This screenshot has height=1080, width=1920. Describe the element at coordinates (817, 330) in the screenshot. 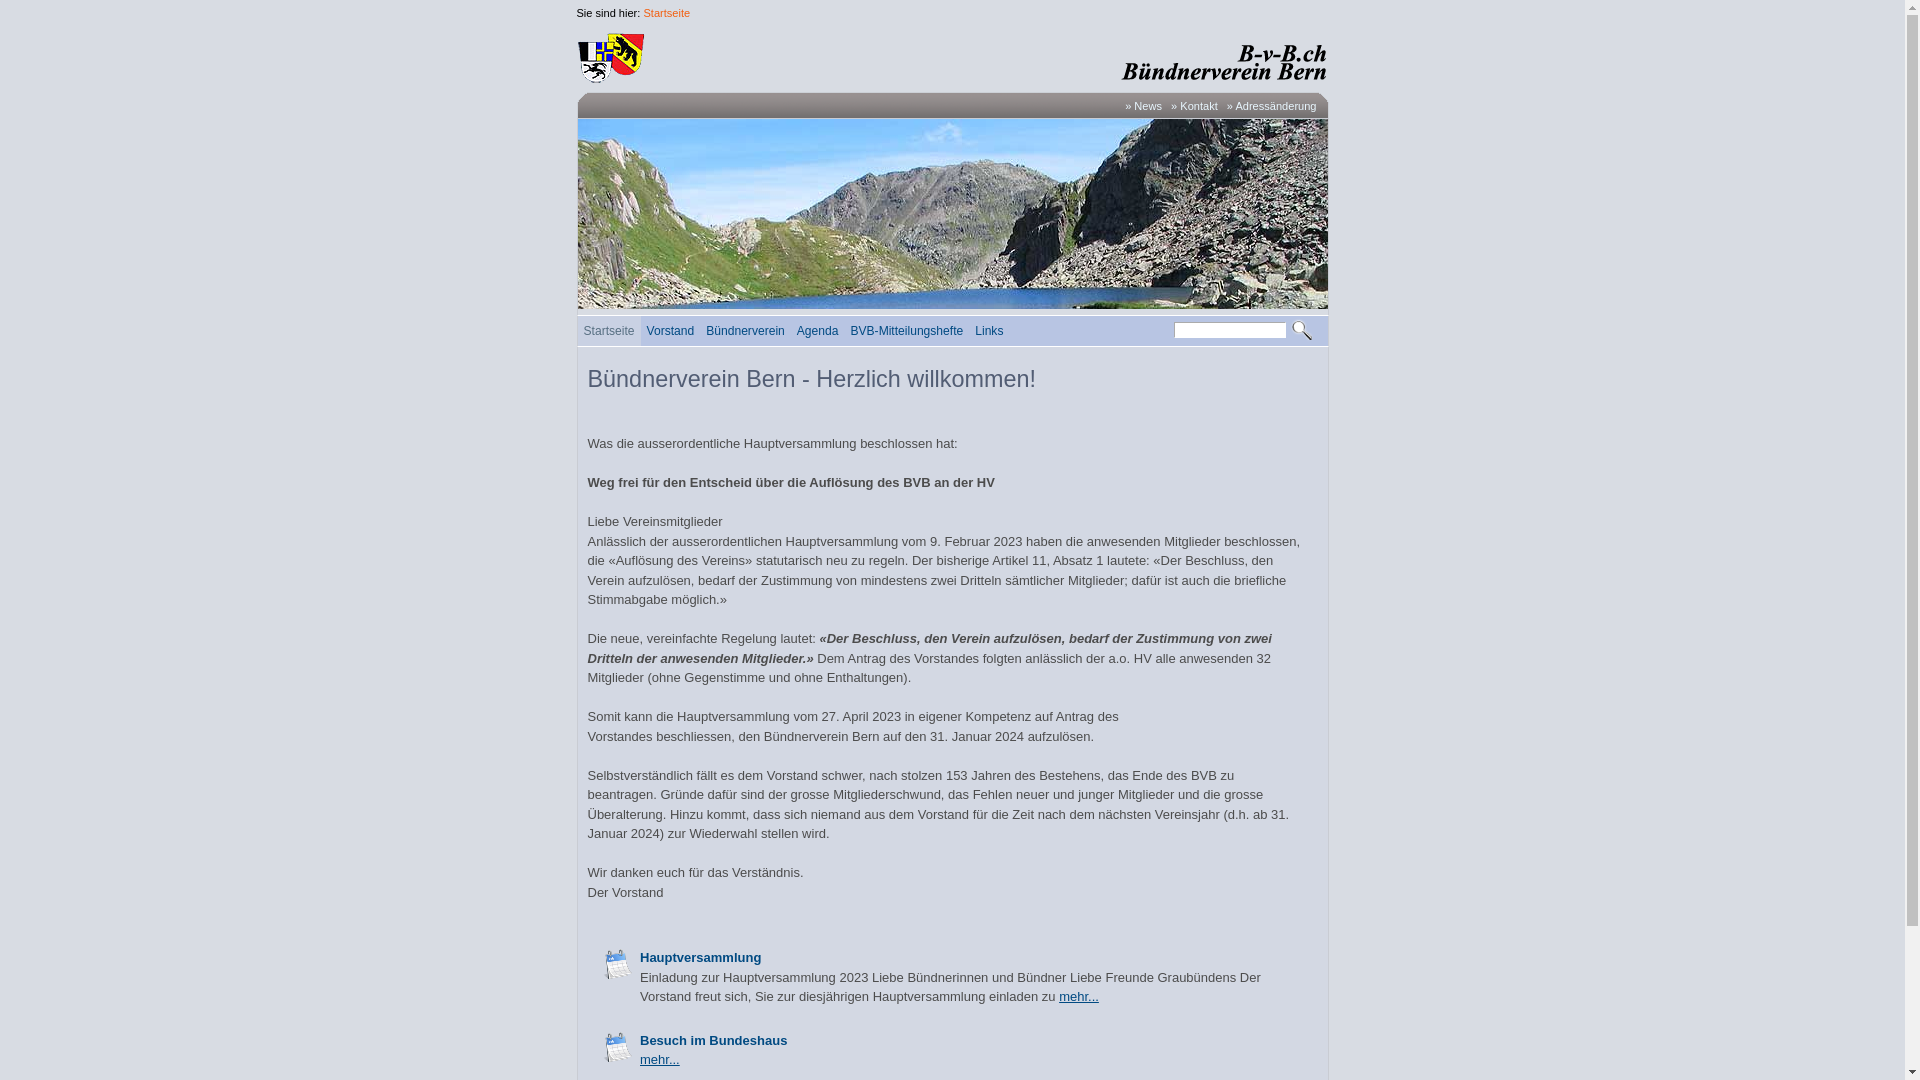

I see `'Agenda'` at that location.